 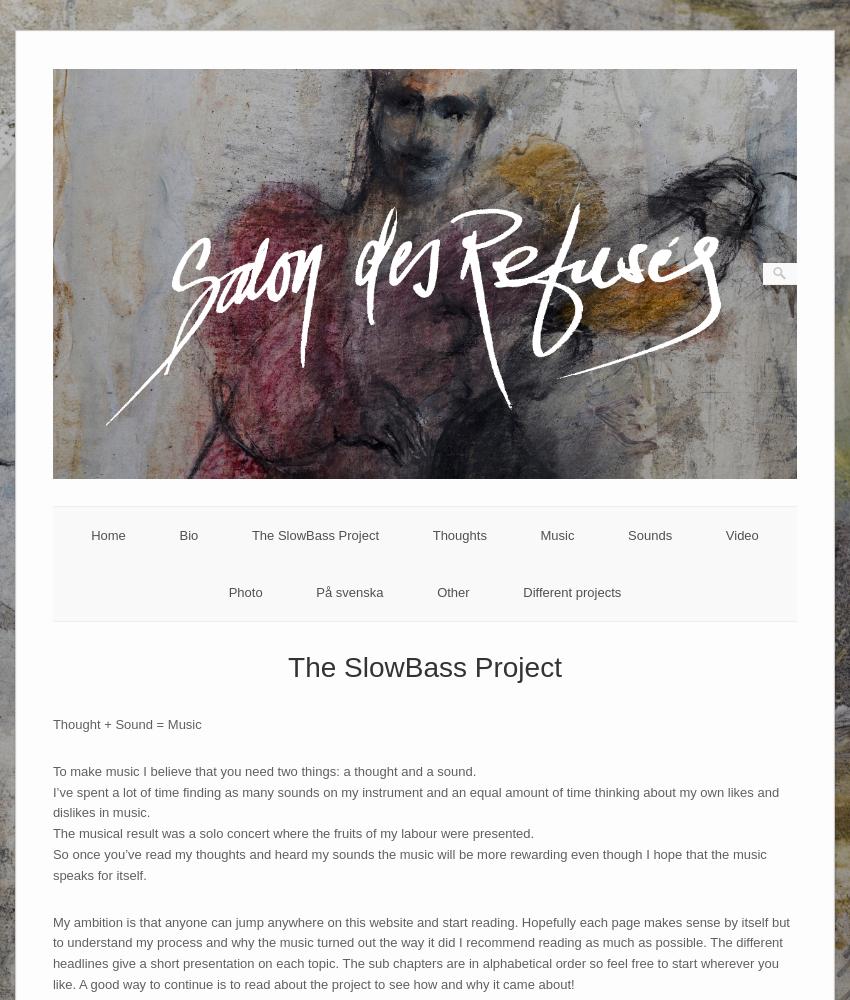 I want to click on 'The Indian', so click(x=618, y=738).